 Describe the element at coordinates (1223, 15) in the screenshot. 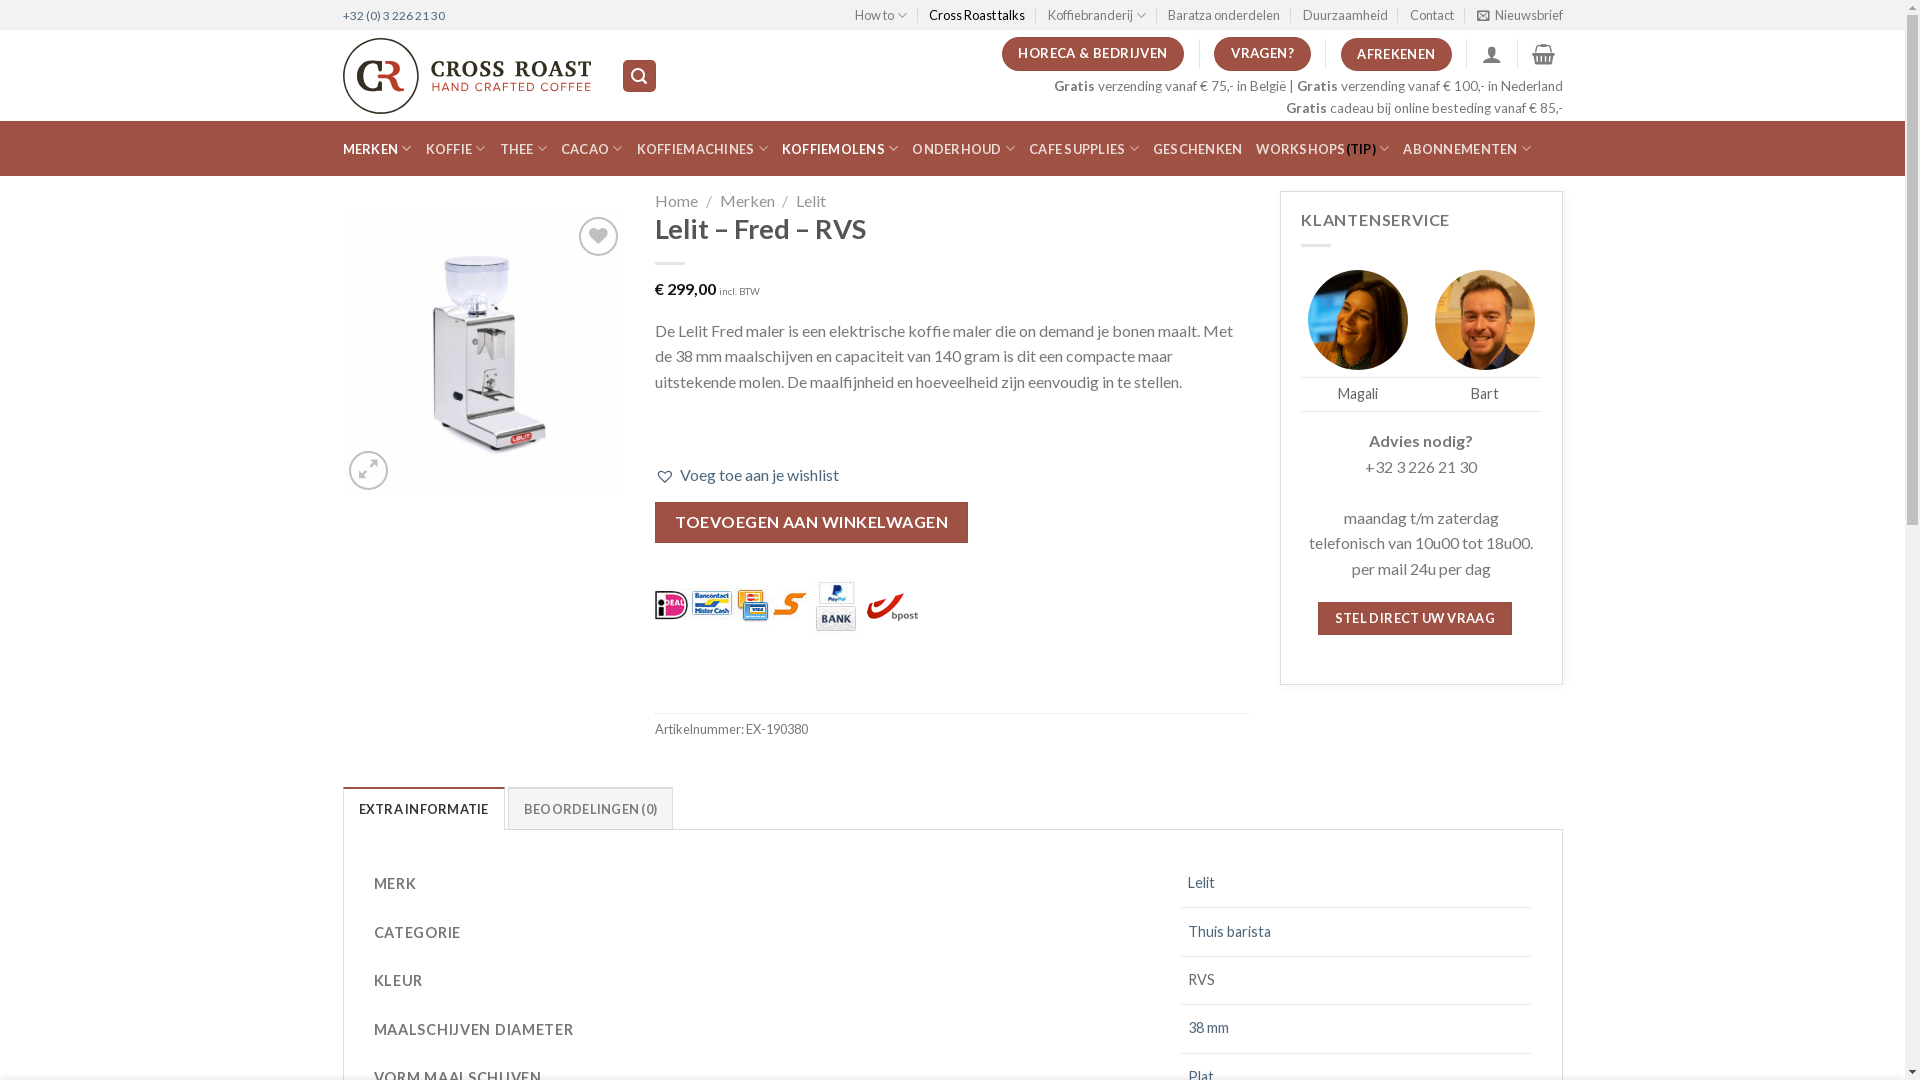

I see `'Baratza onderdelen'` at that location.